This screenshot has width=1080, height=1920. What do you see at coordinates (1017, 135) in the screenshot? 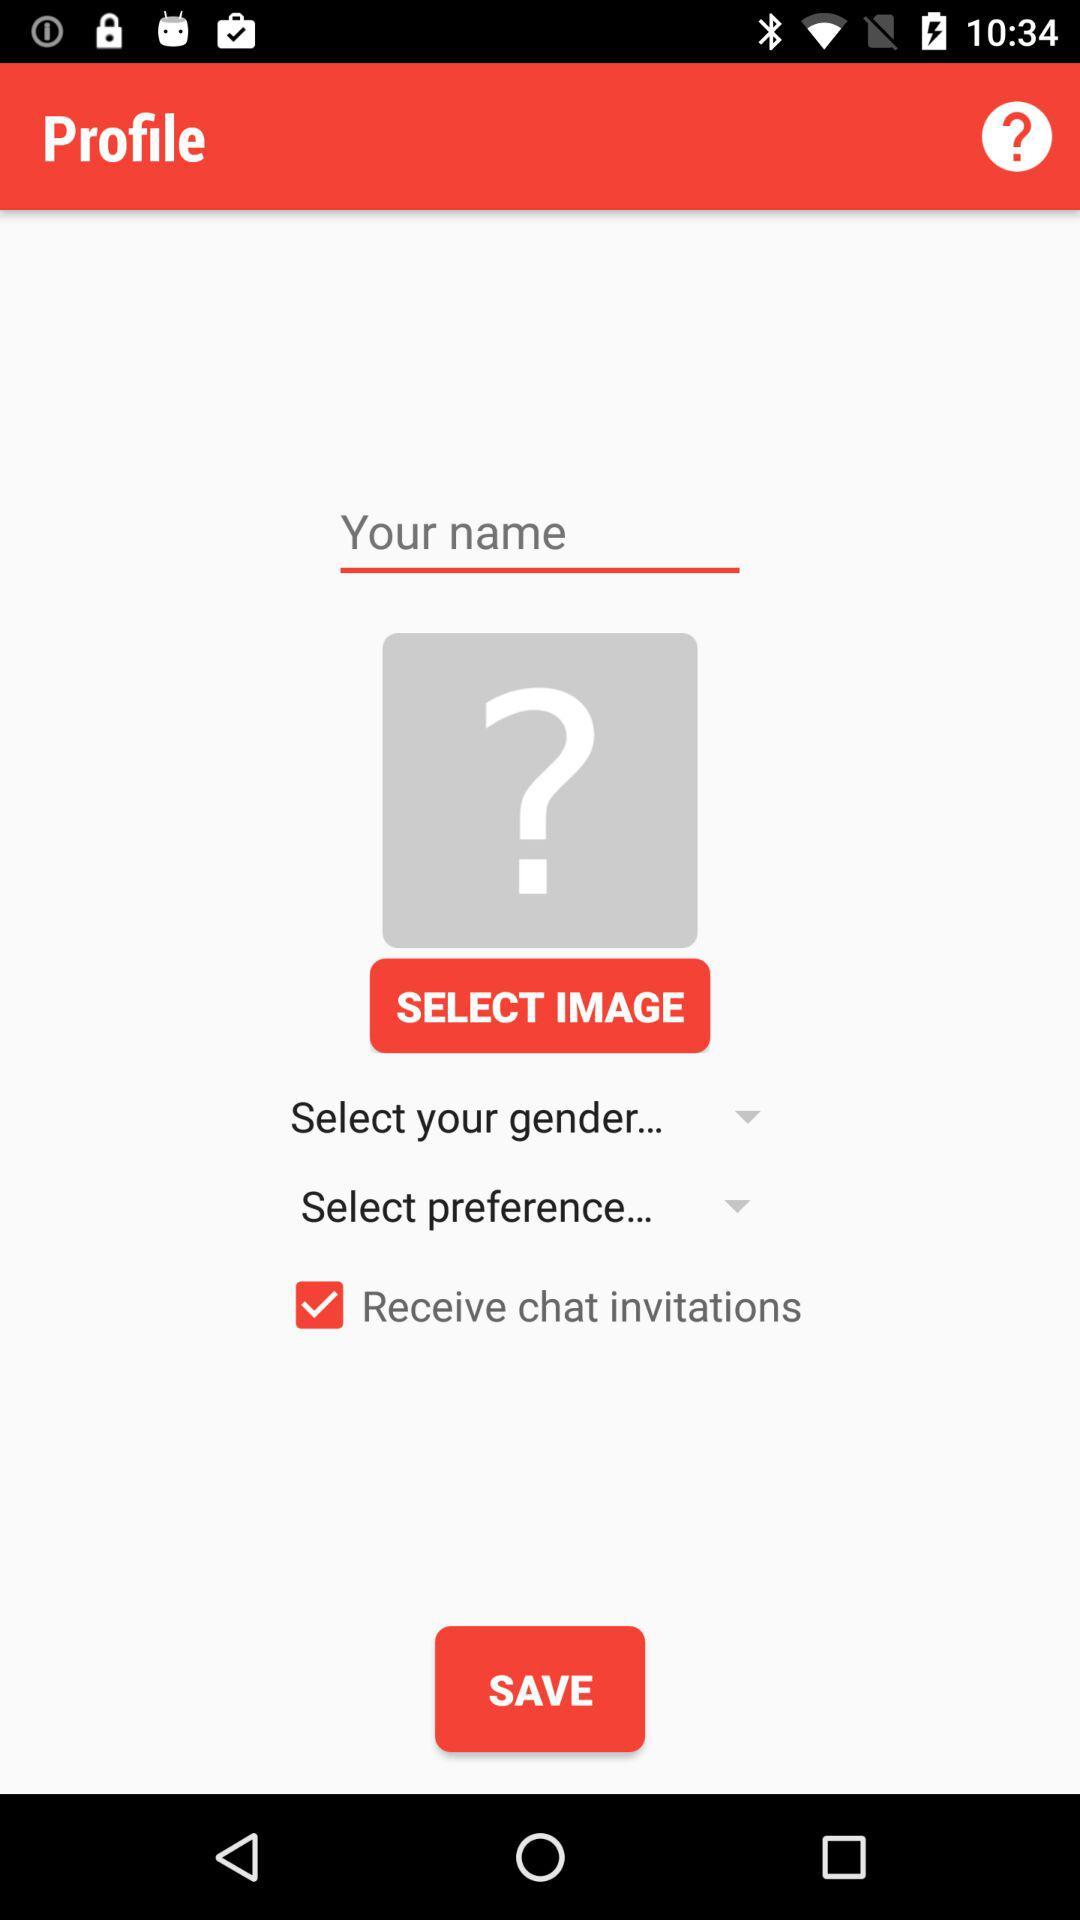
I see `item next to the profile` at bounding box center [1017, 135].